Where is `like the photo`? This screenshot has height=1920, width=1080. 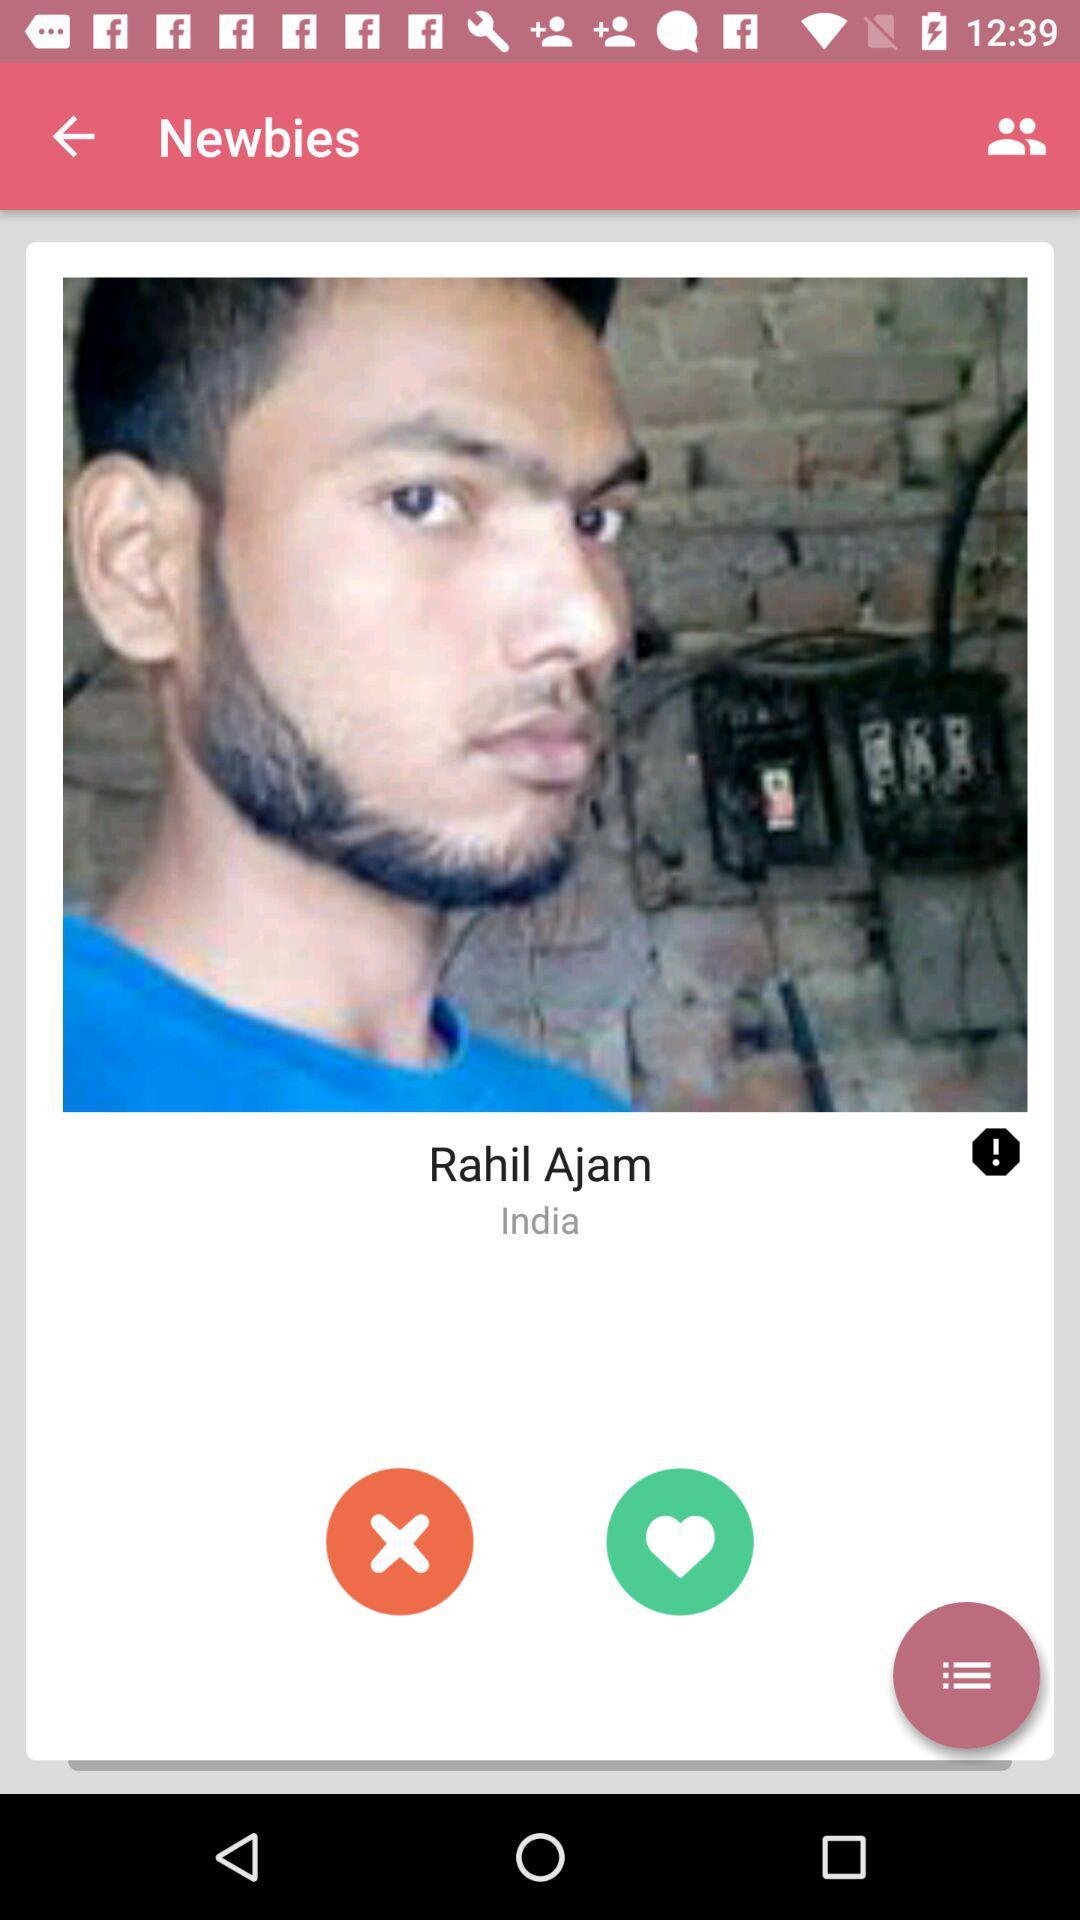
like the photo is located at coordinates (678, 1540).